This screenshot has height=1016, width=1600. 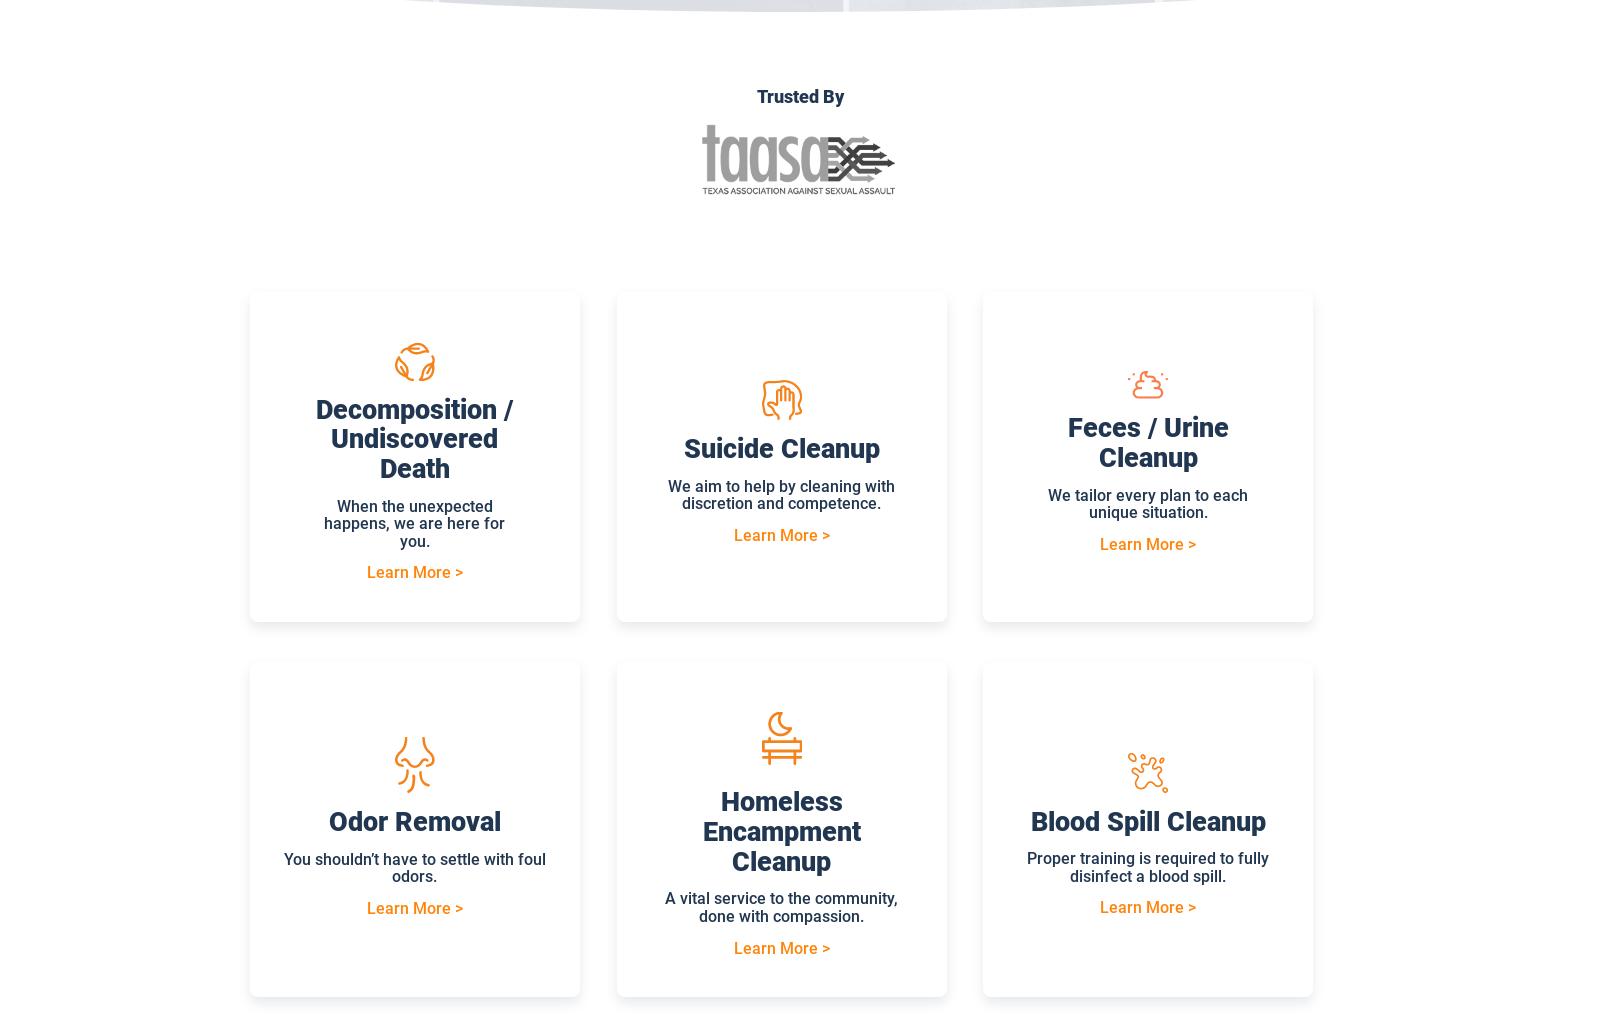 I want to click on 'Feces / Urine Cleanup', so click(x=1067, y=441).